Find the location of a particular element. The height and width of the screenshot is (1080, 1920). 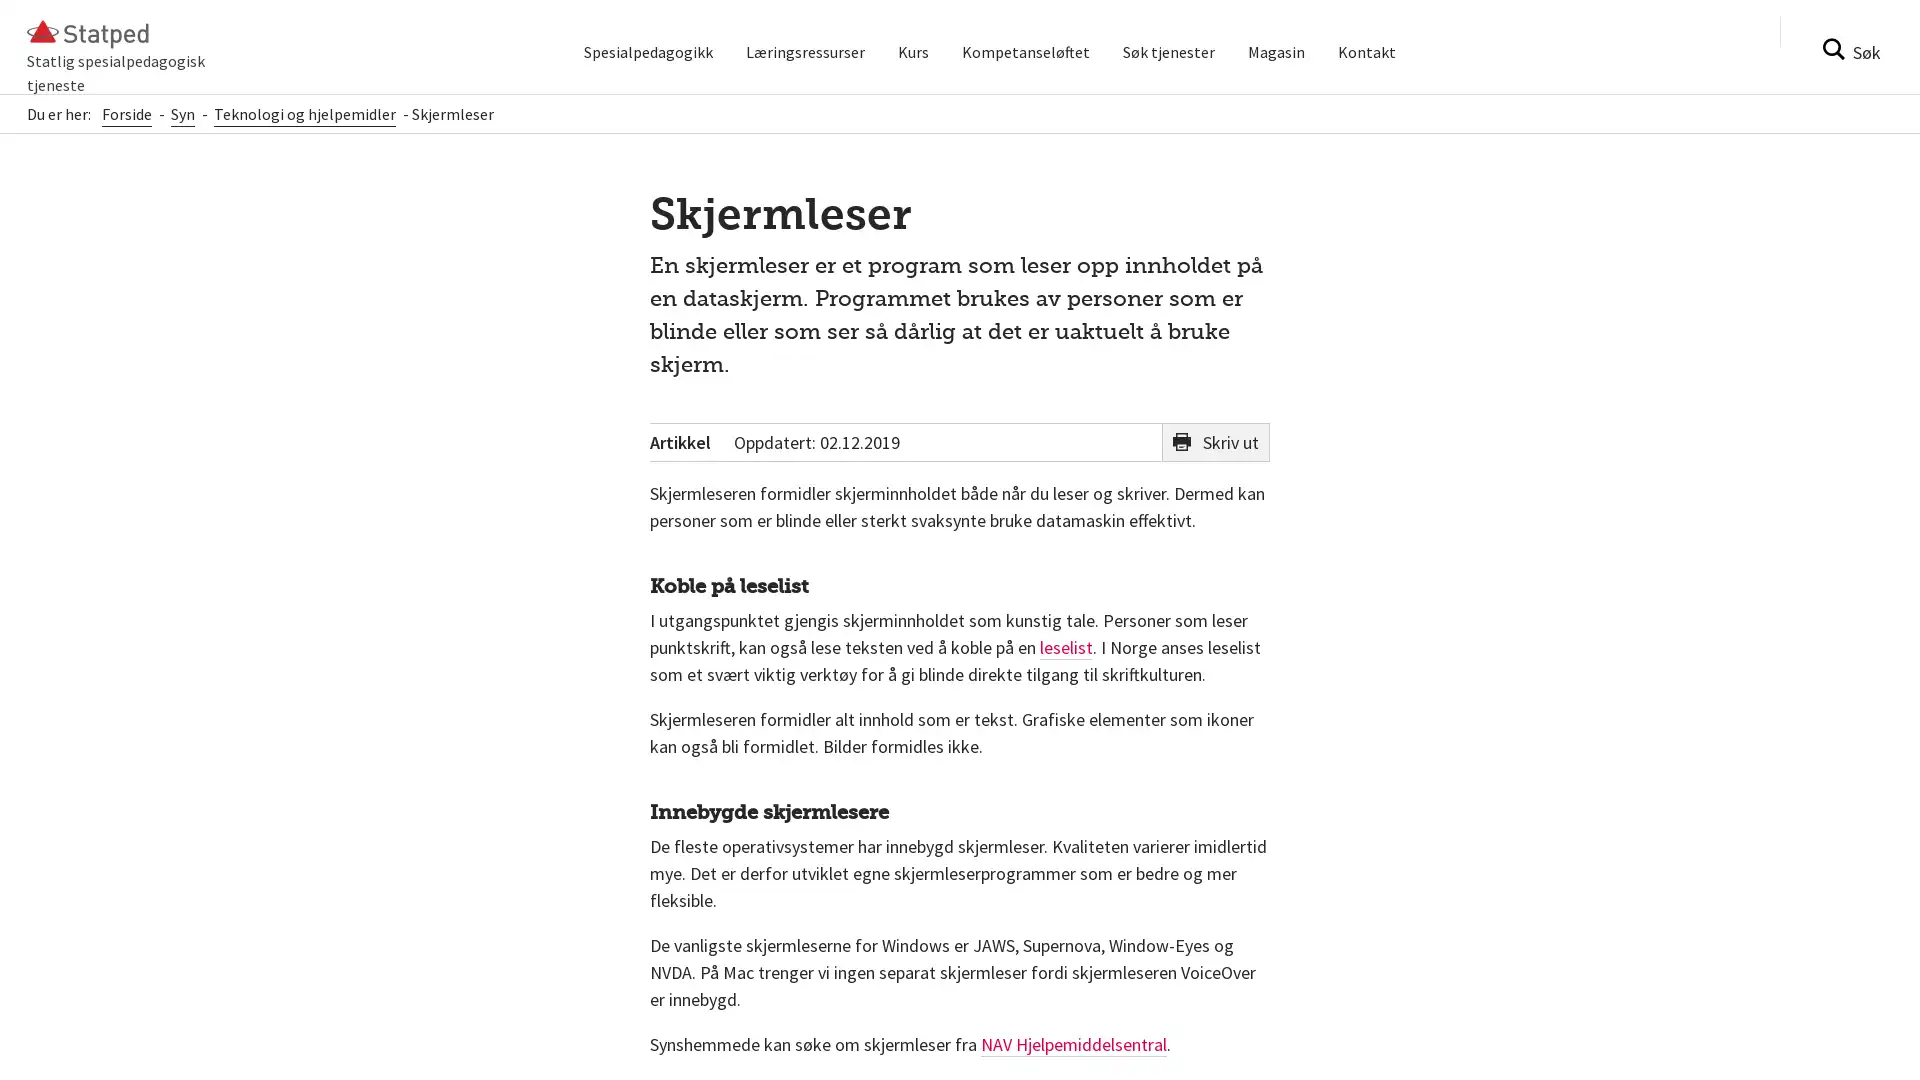

Skriv ut is located at coordinates (1214, 457).